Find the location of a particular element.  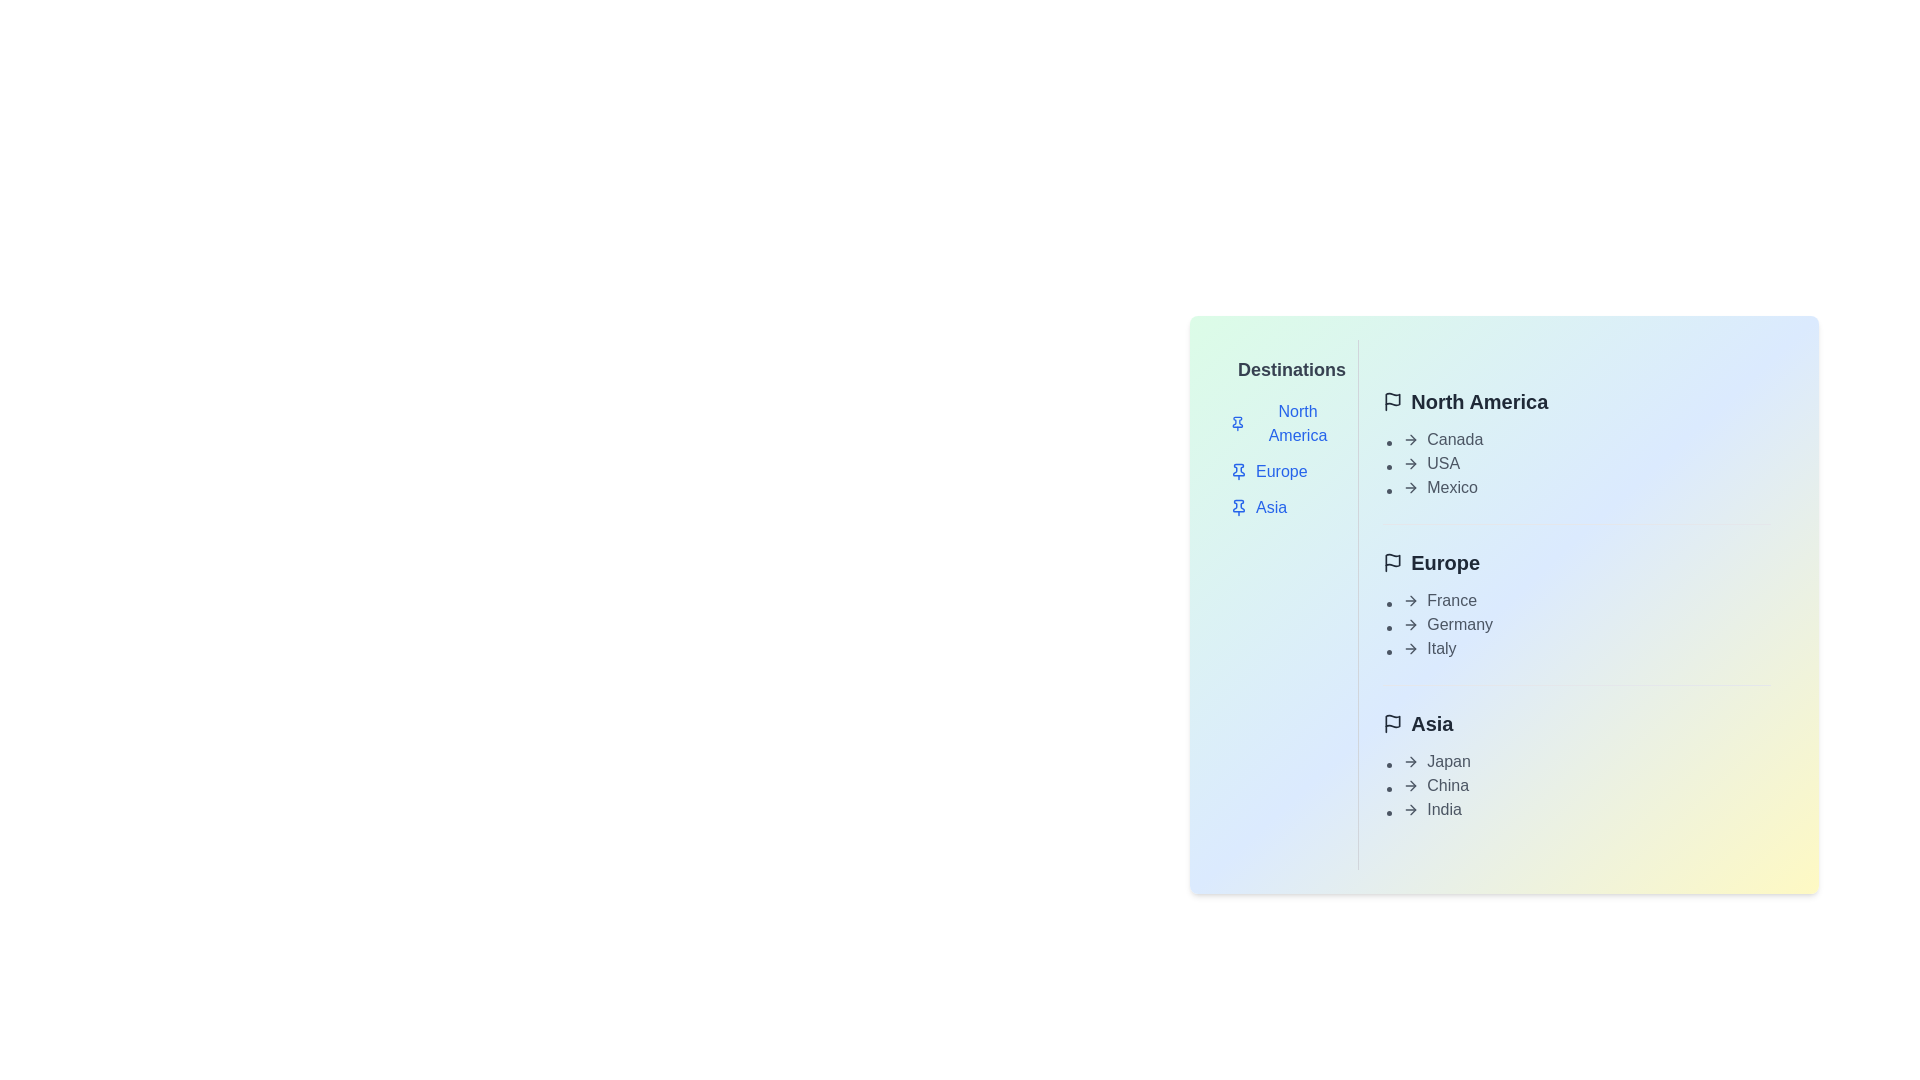

the small grayscale flag icon located to the left of the text label 'Europe' is located at coordinates (1392, 563).